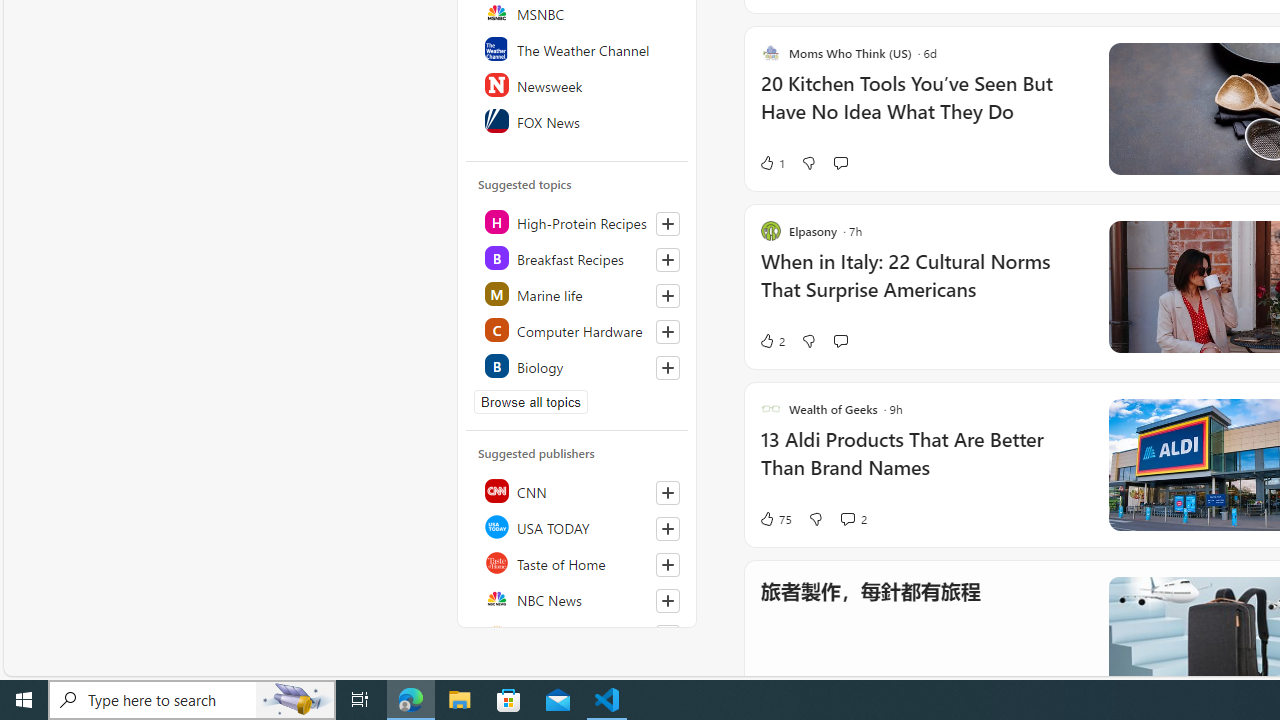 The height and width of the screenshot is (720, 1280). Describe the element at coordinates (577, 47) in the screenshot. I see `'The Weather Channel'` at that location.